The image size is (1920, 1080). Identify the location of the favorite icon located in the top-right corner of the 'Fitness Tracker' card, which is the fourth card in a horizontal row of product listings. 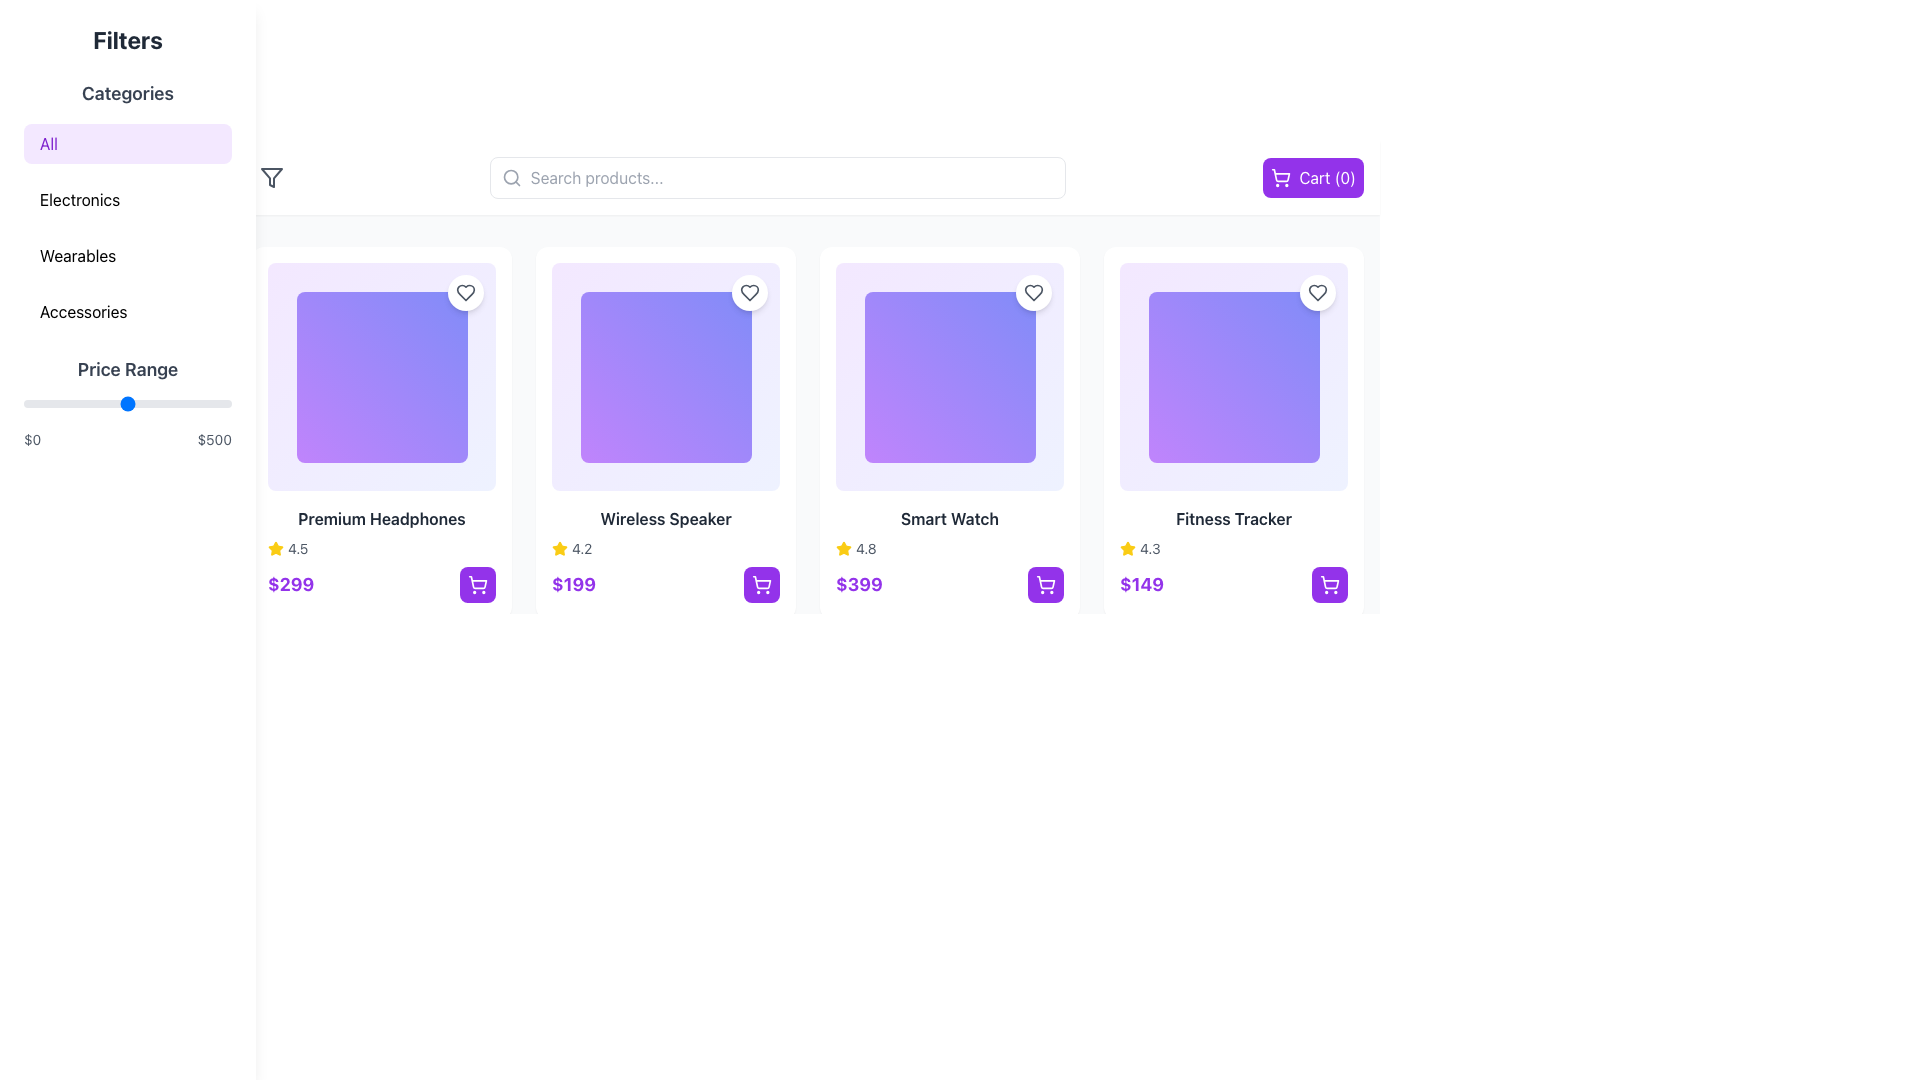
(1318, 293).